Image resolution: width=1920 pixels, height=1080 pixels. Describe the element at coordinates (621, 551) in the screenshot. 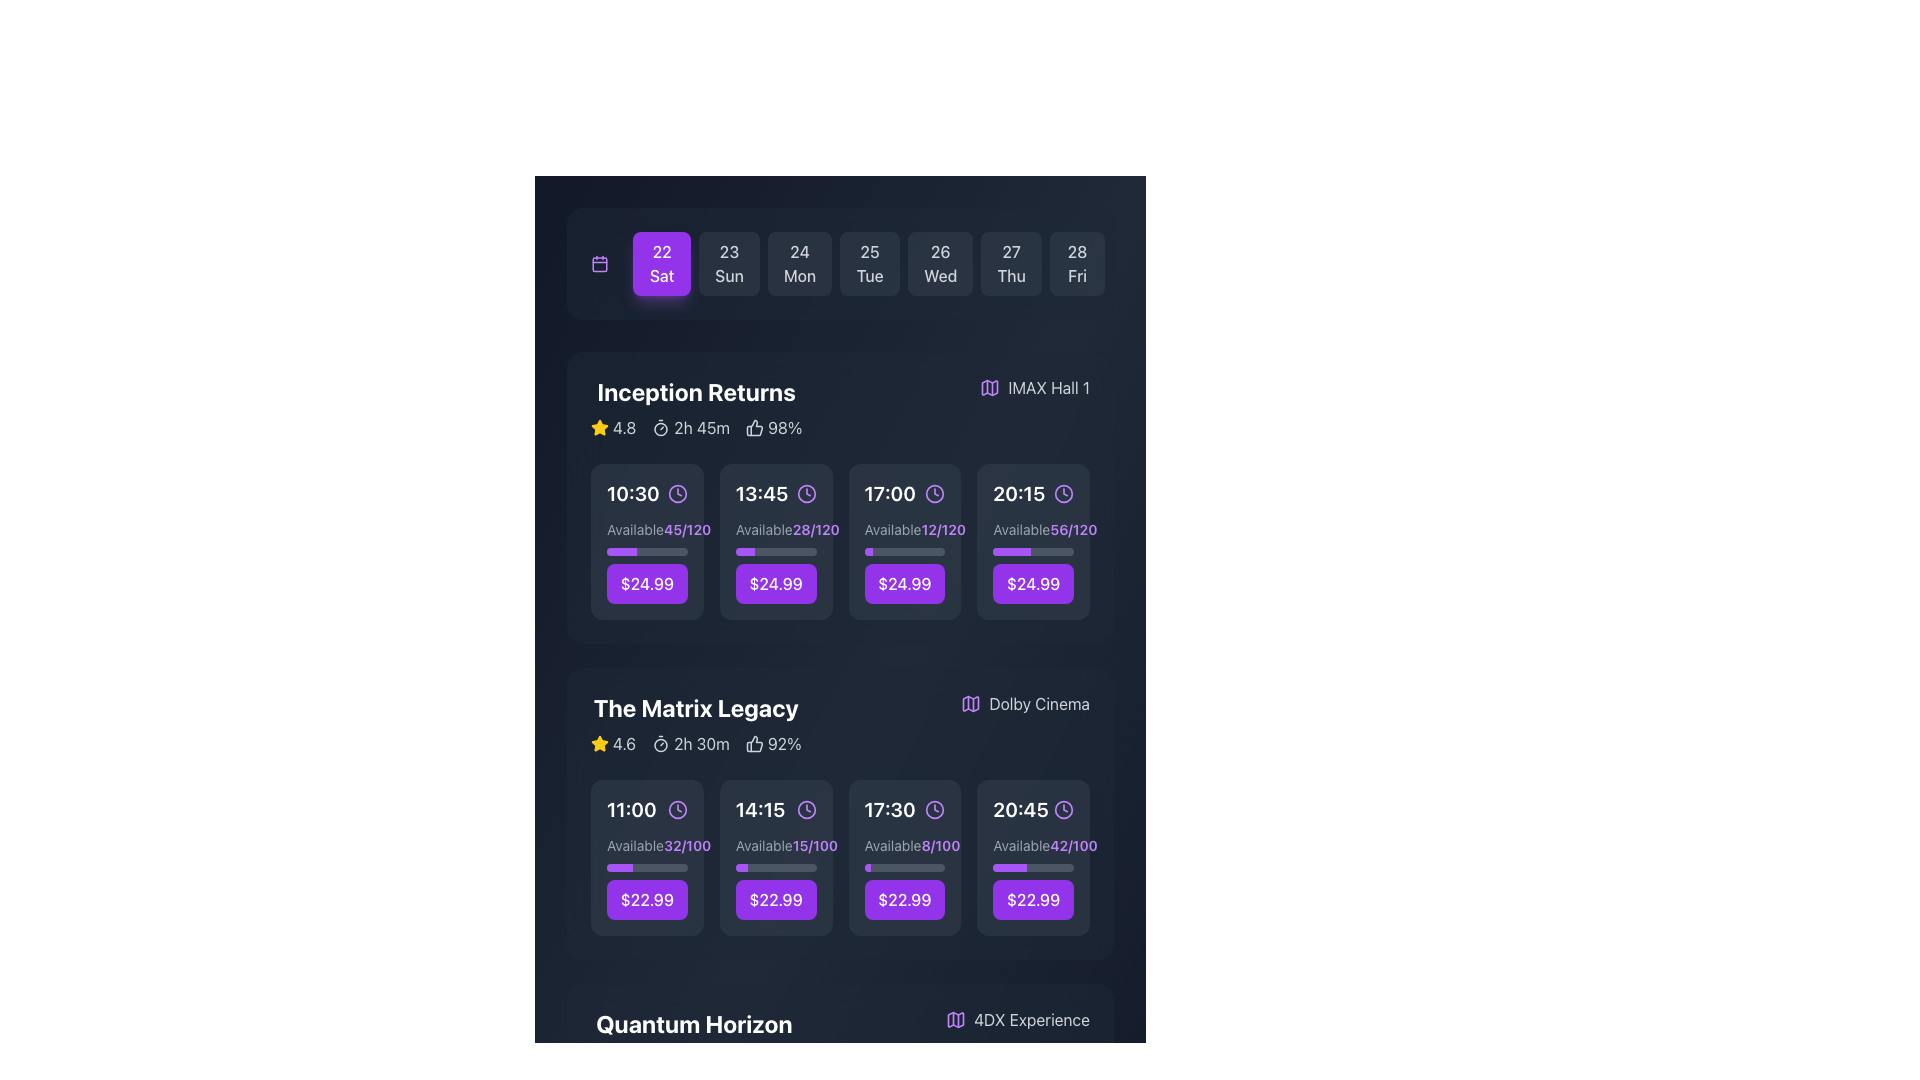

I see `the first progress bar segment located beneath the 'Available: 45/120' label associated with the '10:30' time slot in the 'Inception Returns' movie section` at that location.